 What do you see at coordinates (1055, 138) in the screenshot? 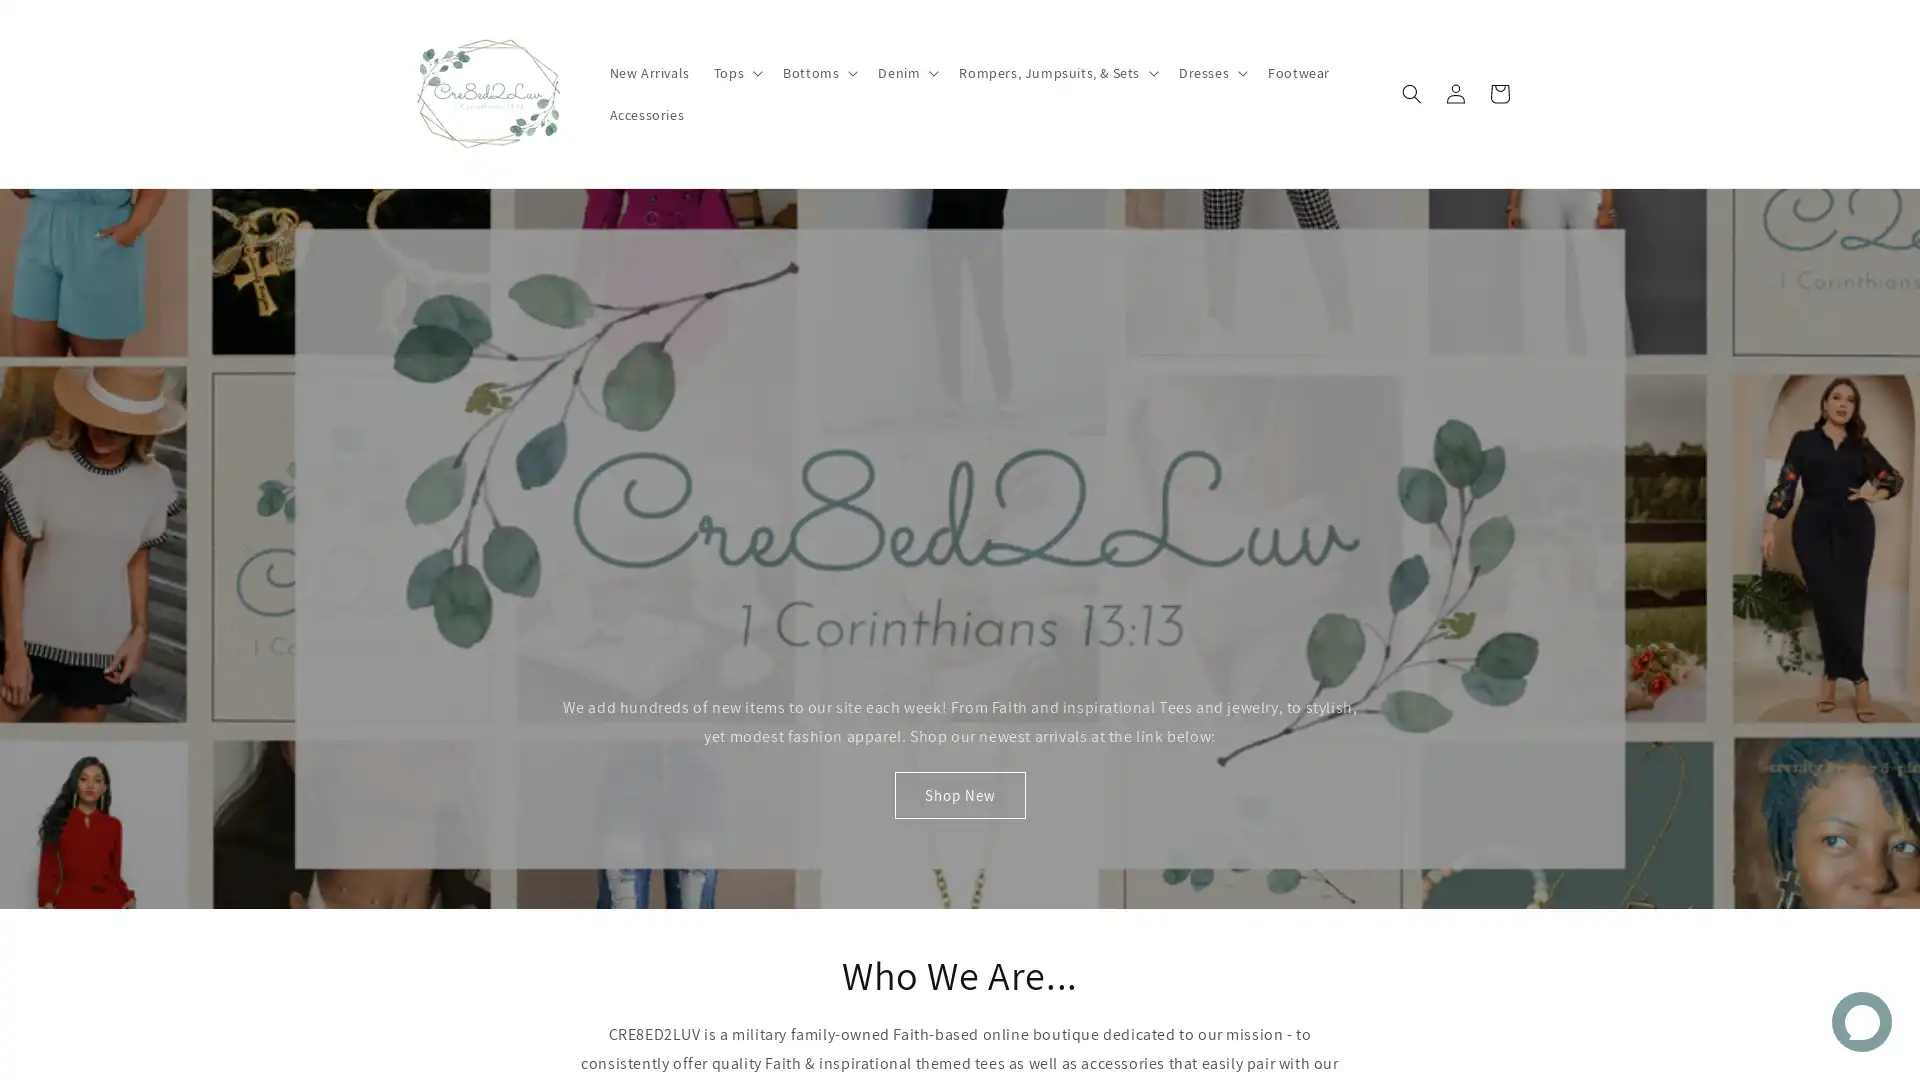
I see `Rompers, Jumpsuits, & Sets` at bounding box center [1055, 138].